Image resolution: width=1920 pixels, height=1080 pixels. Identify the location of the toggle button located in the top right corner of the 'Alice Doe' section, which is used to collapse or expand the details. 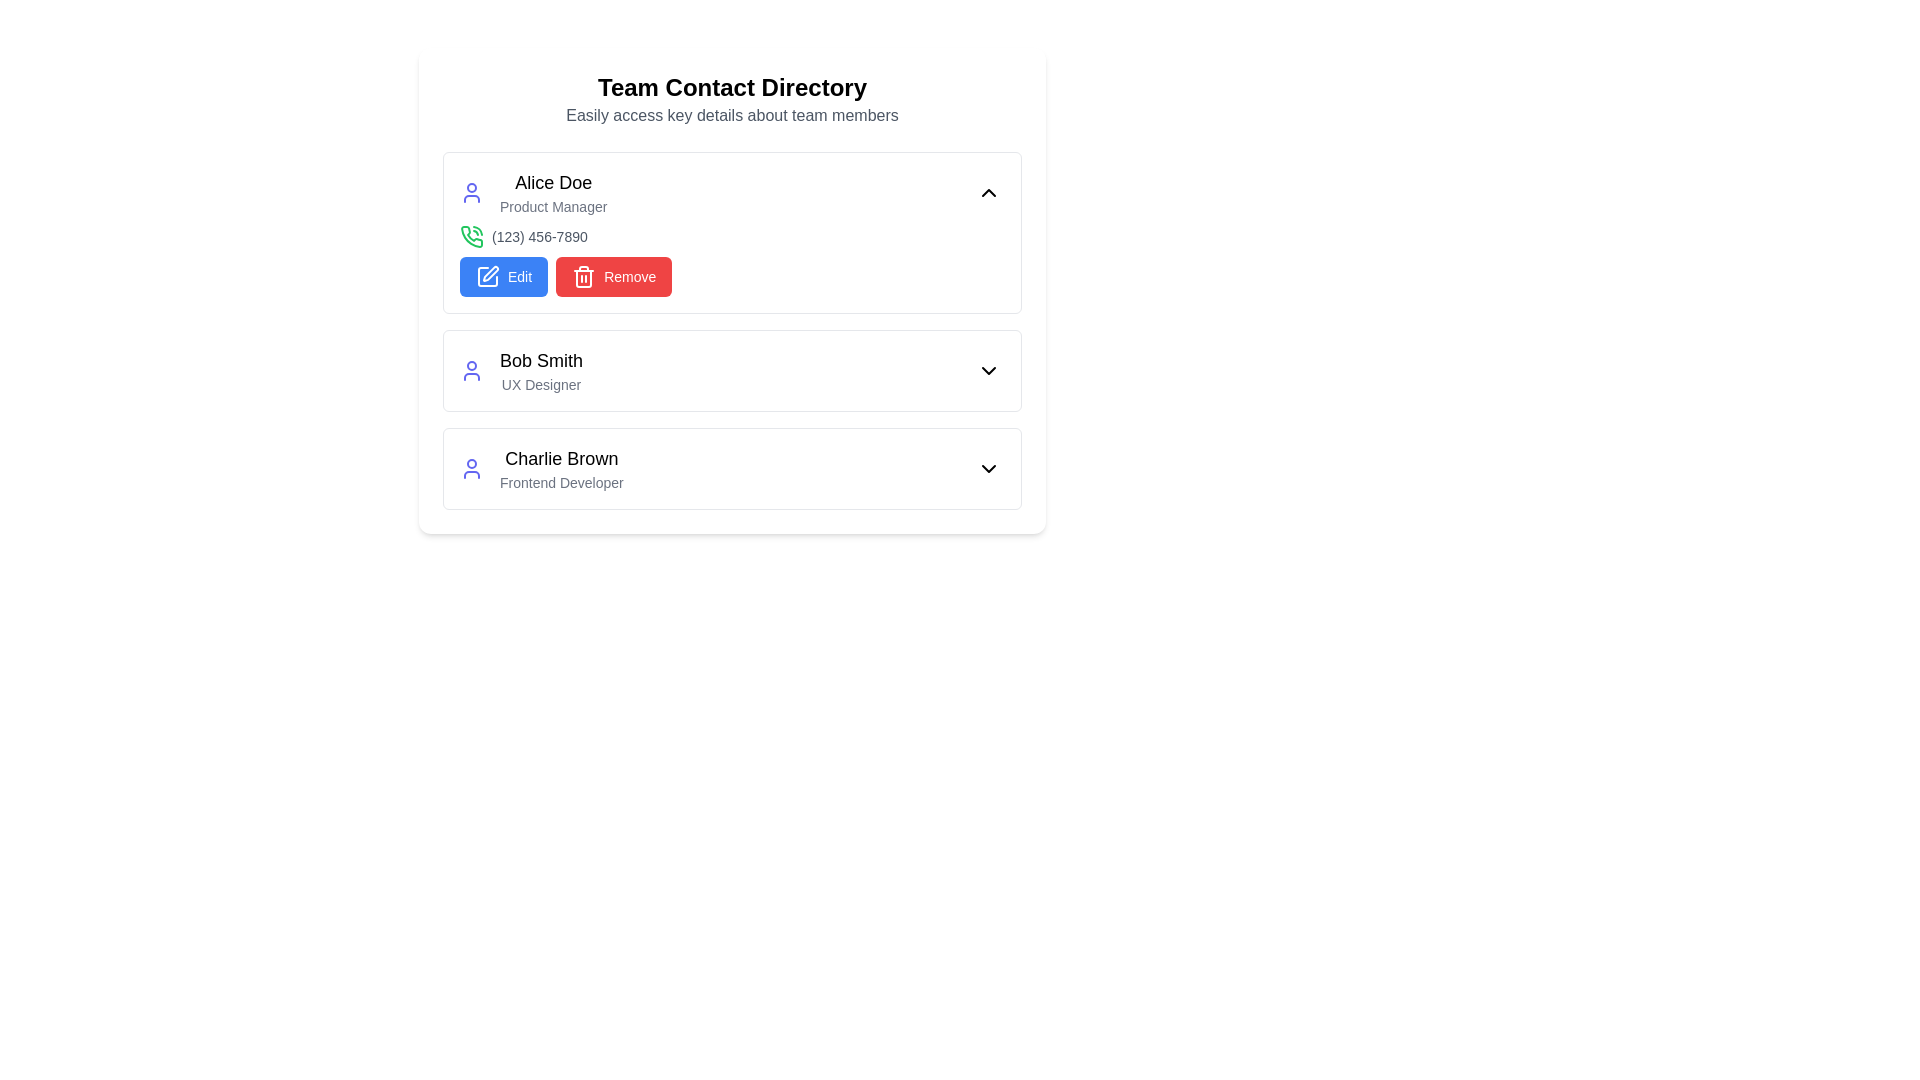
(988, 192).